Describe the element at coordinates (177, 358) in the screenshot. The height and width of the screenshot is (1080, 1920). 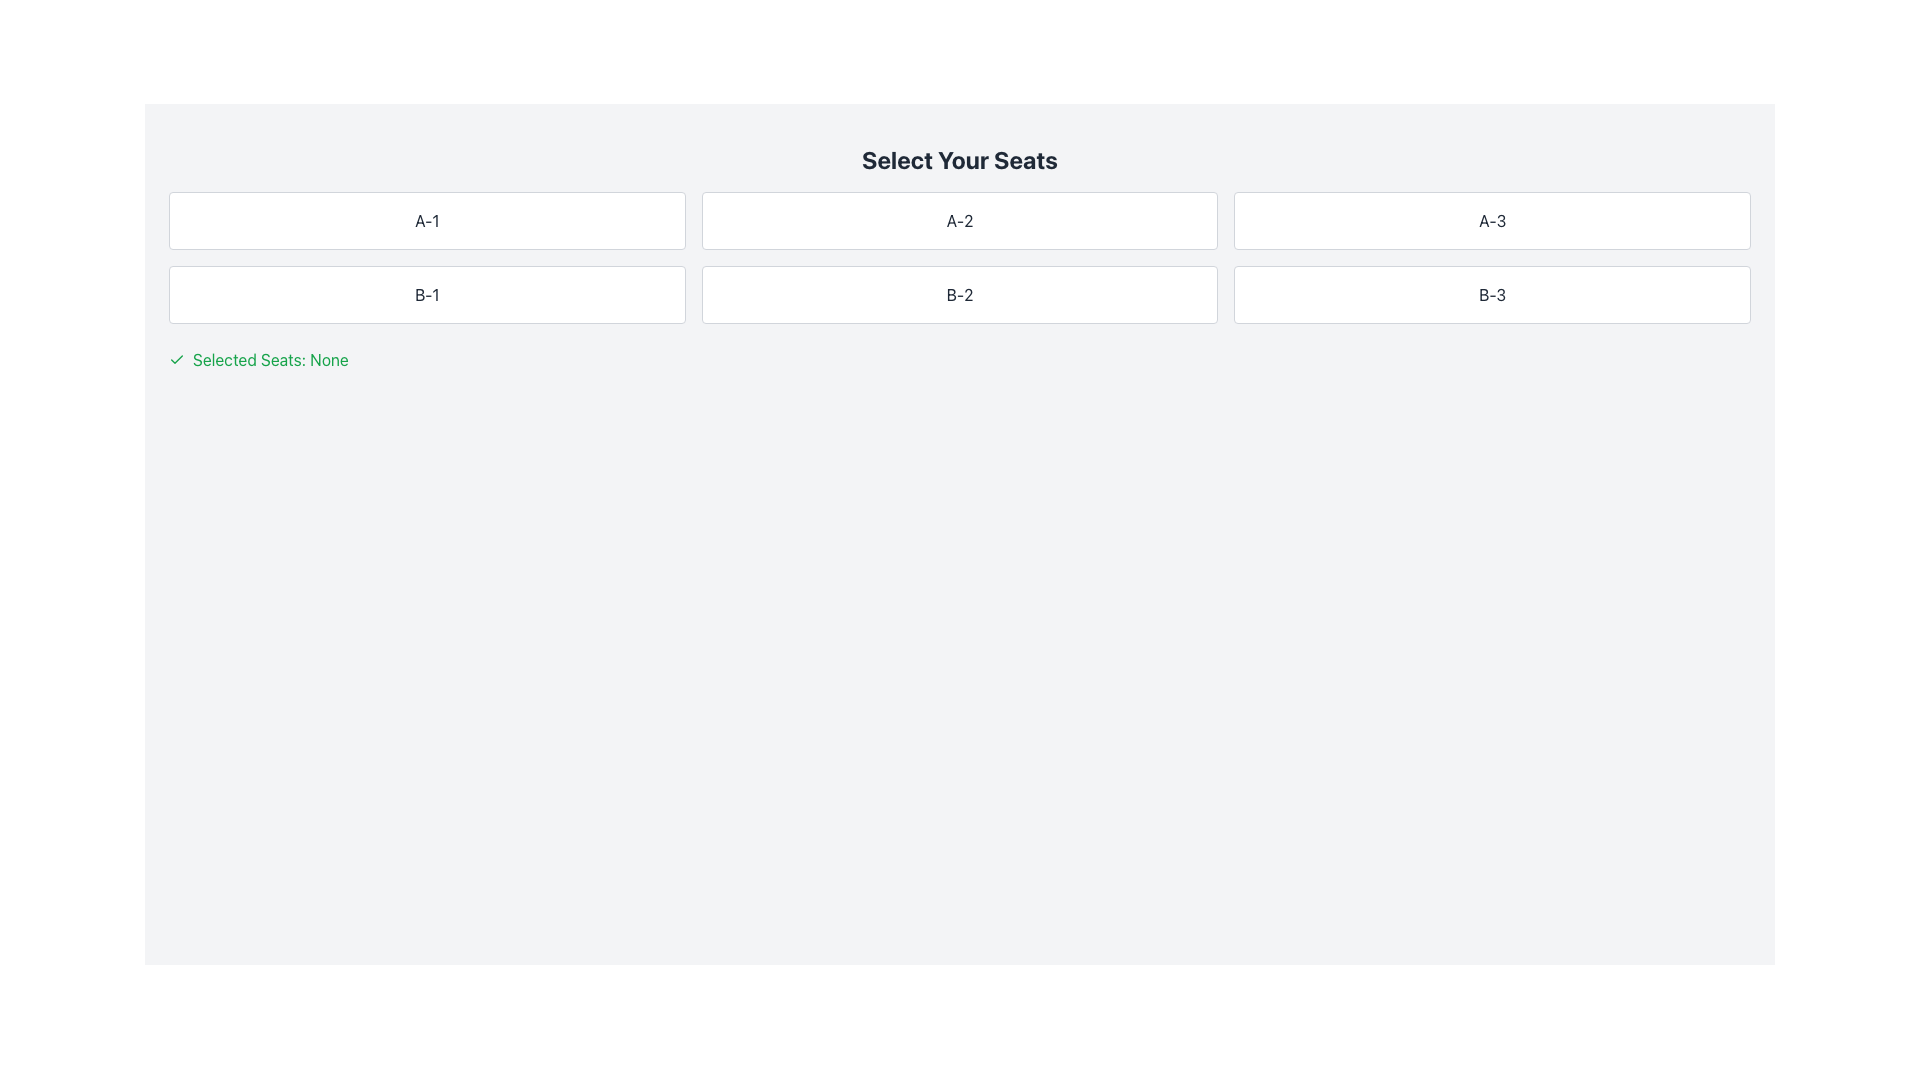
I see `the green checkmark icon located next to the text 'Selected Seats: None', which is styled in green text` at that location.